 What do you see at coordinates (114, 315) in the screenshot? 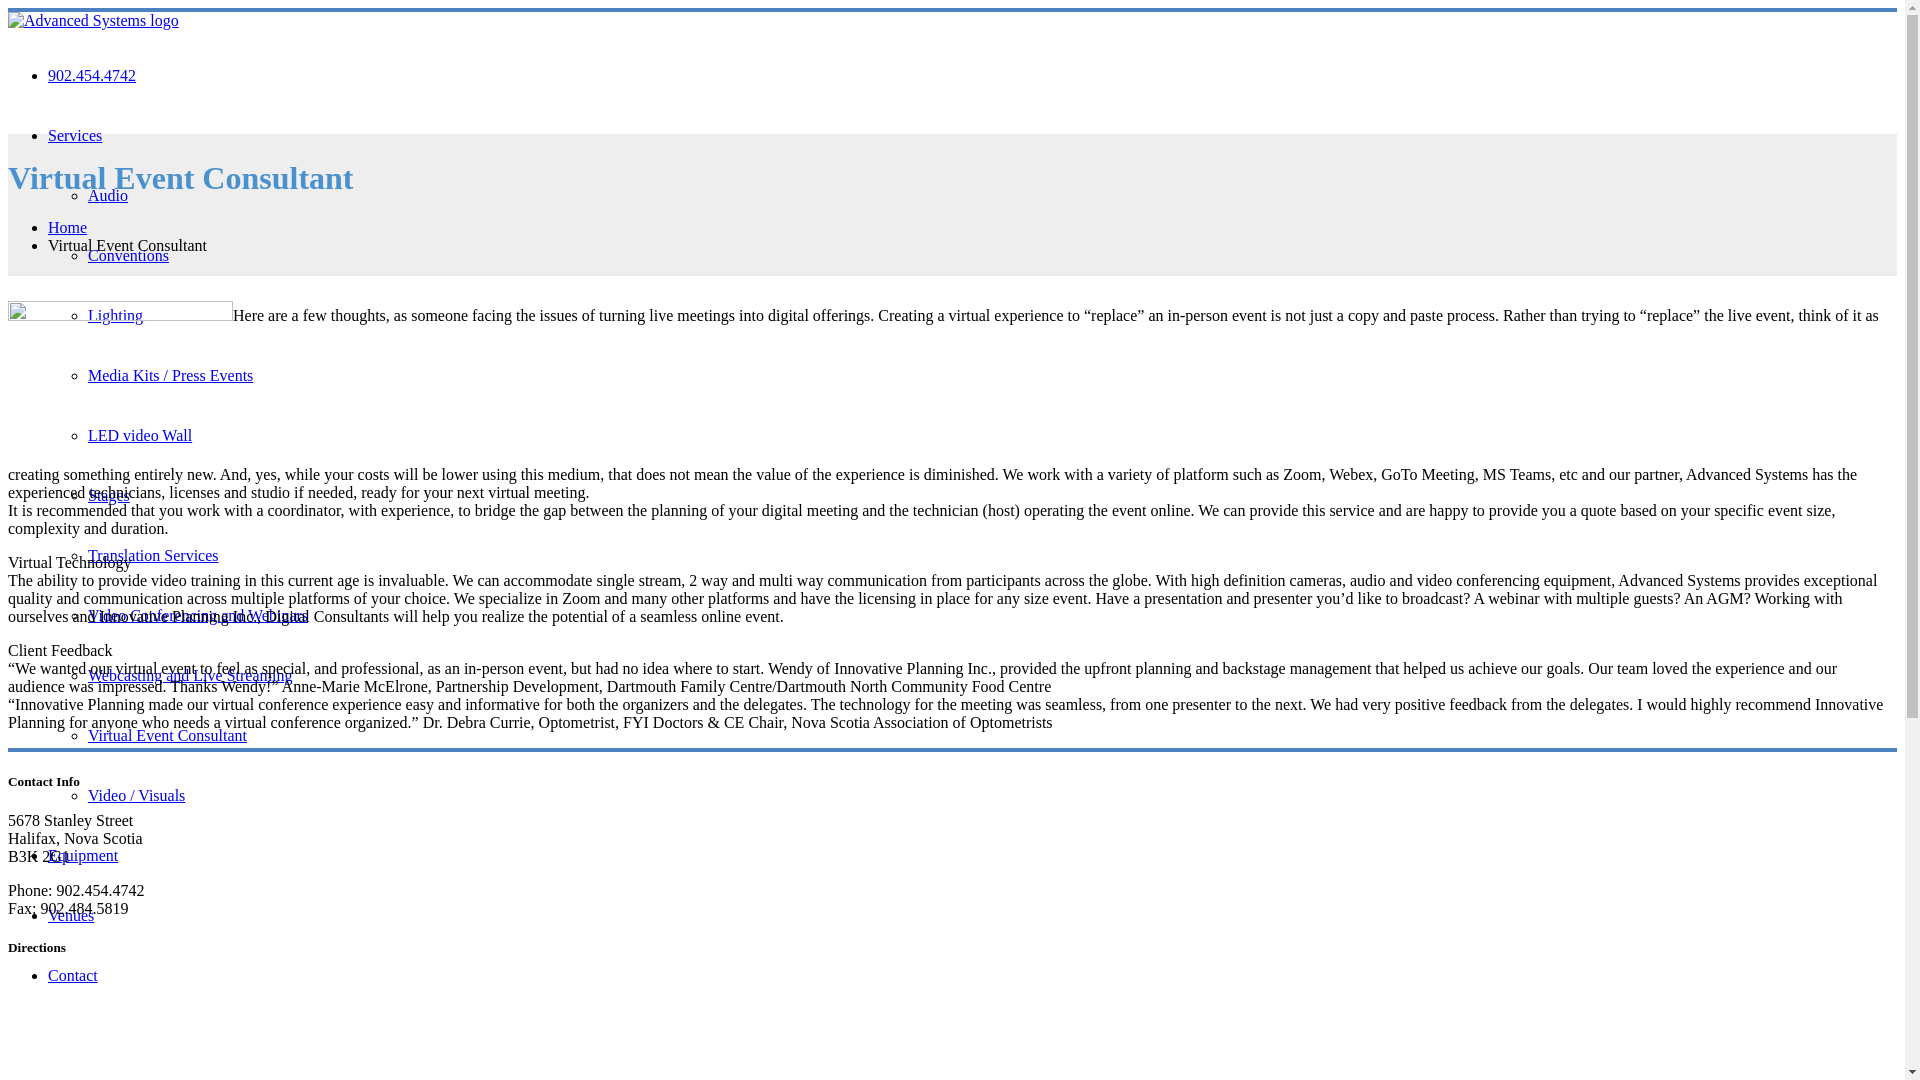
I see `'Lighting'` at bounding box center [114, 315].